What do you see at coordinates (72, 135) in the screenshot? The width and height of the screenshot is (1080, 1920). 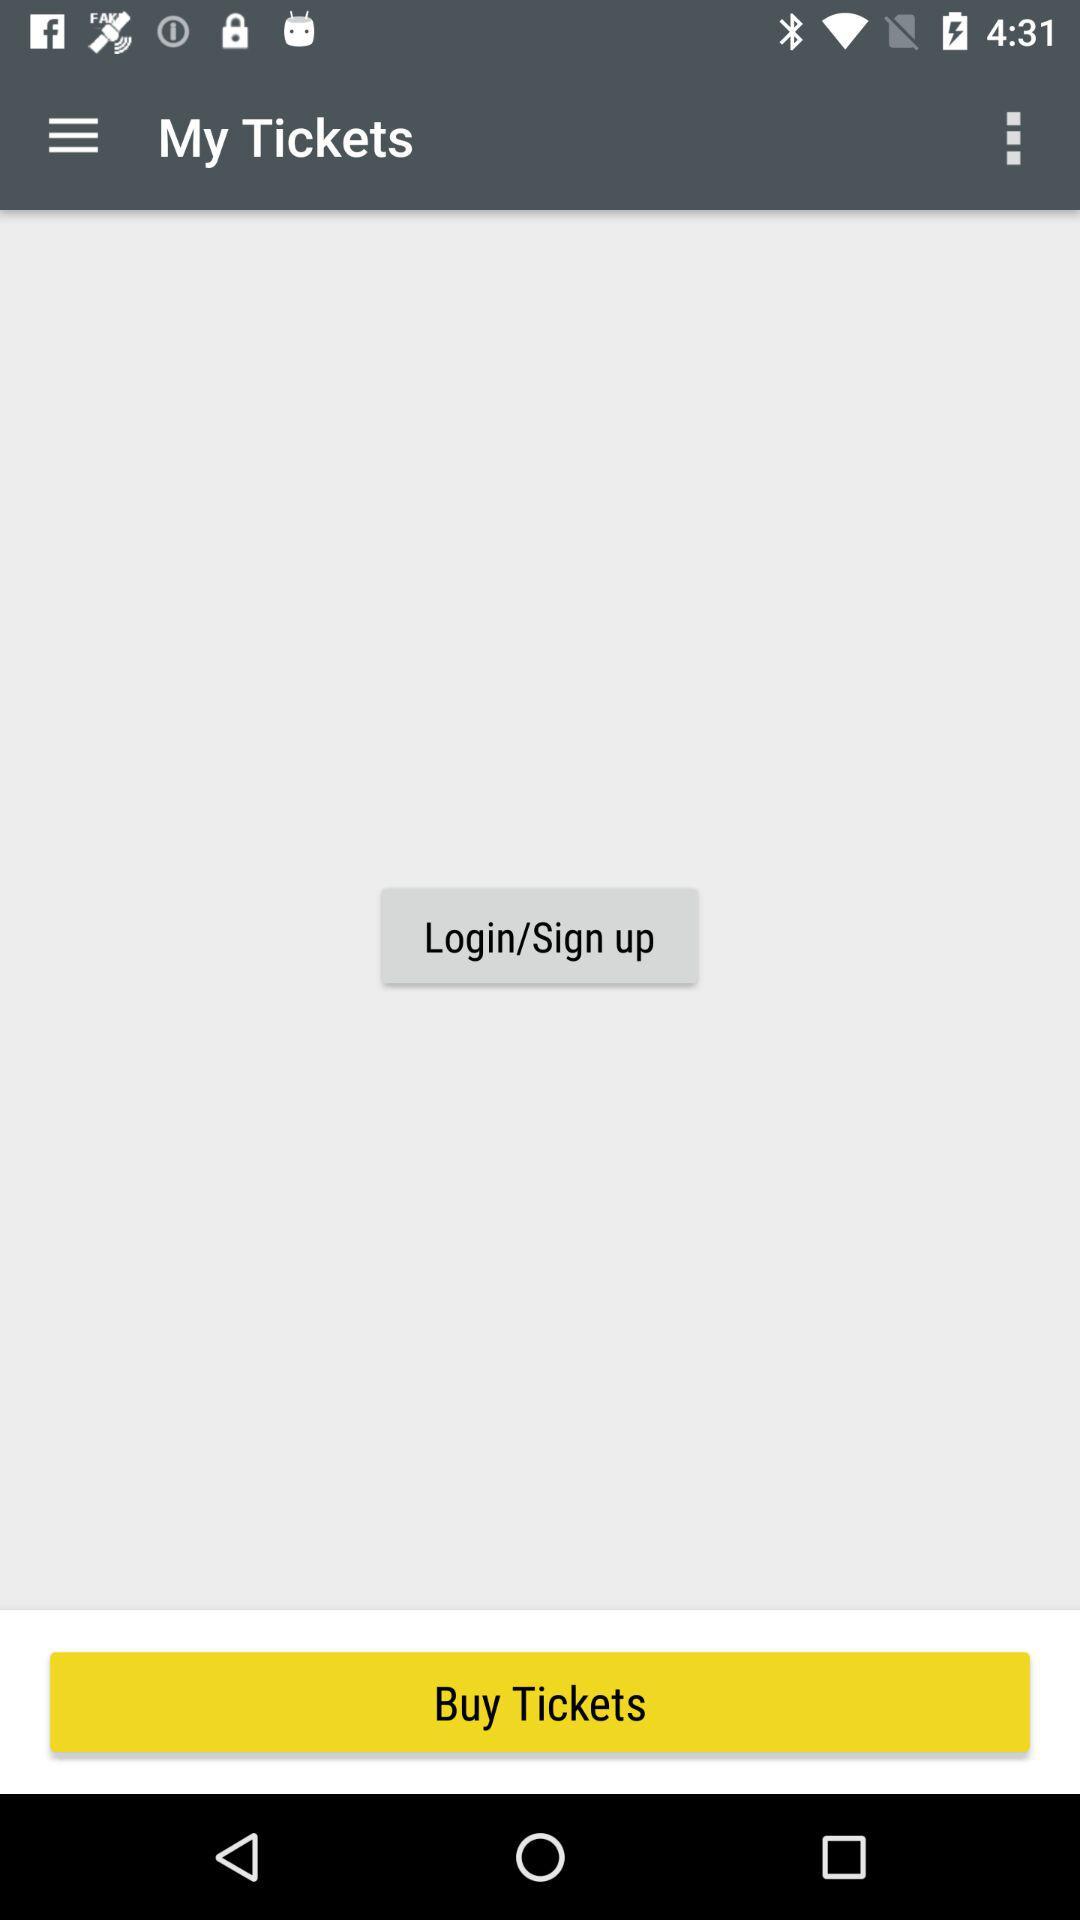 I see `the item next to the my tickets icon` at bounding box center [72, 135].